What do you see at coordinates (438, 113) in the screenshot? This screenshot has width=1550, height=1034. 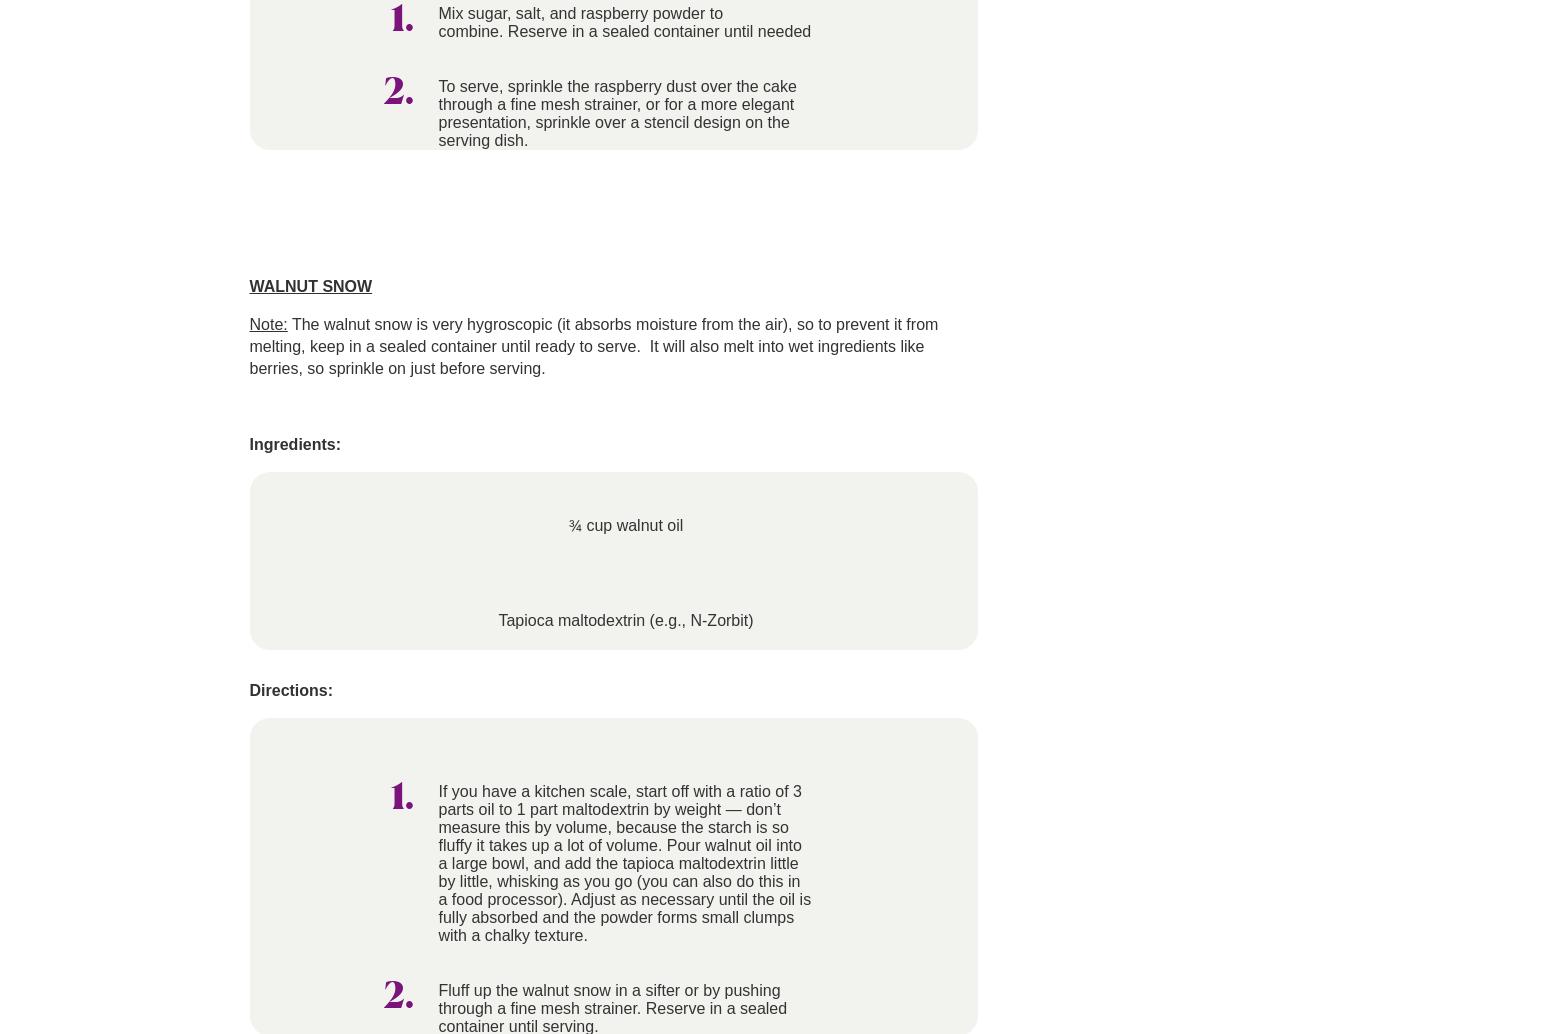 I see `'To serve, sprinkle the raspberry dust over the cake through a fine mesh strainer, or for a more elegant presentation, sprinkle over a stencil design on the serving dish.'` at bounding box center [438, 113].